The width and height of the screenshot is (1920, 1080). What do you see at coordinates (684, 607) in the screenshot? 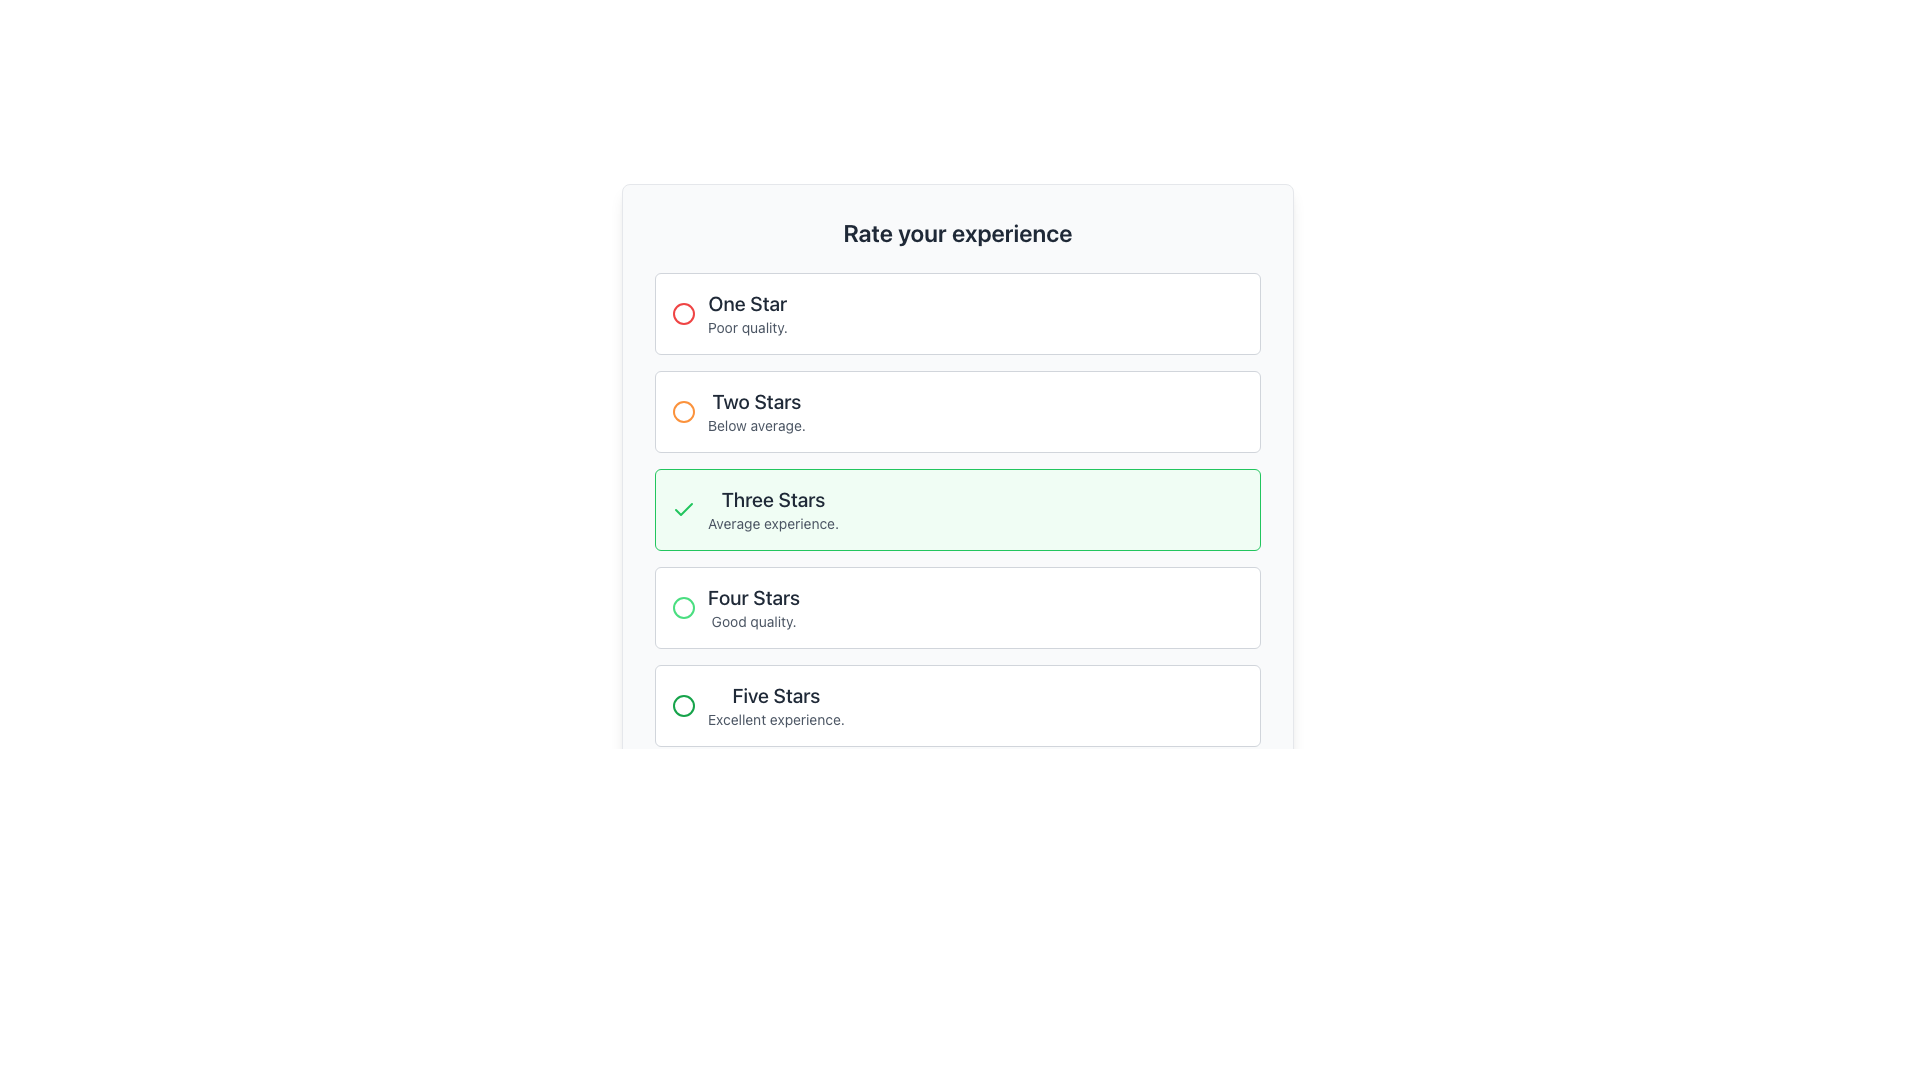
I see `the visual feedback of the circular element with a green border located at the 'Four Stars' rating option, centered in the checkbox area` at bounding box center [684, 607].